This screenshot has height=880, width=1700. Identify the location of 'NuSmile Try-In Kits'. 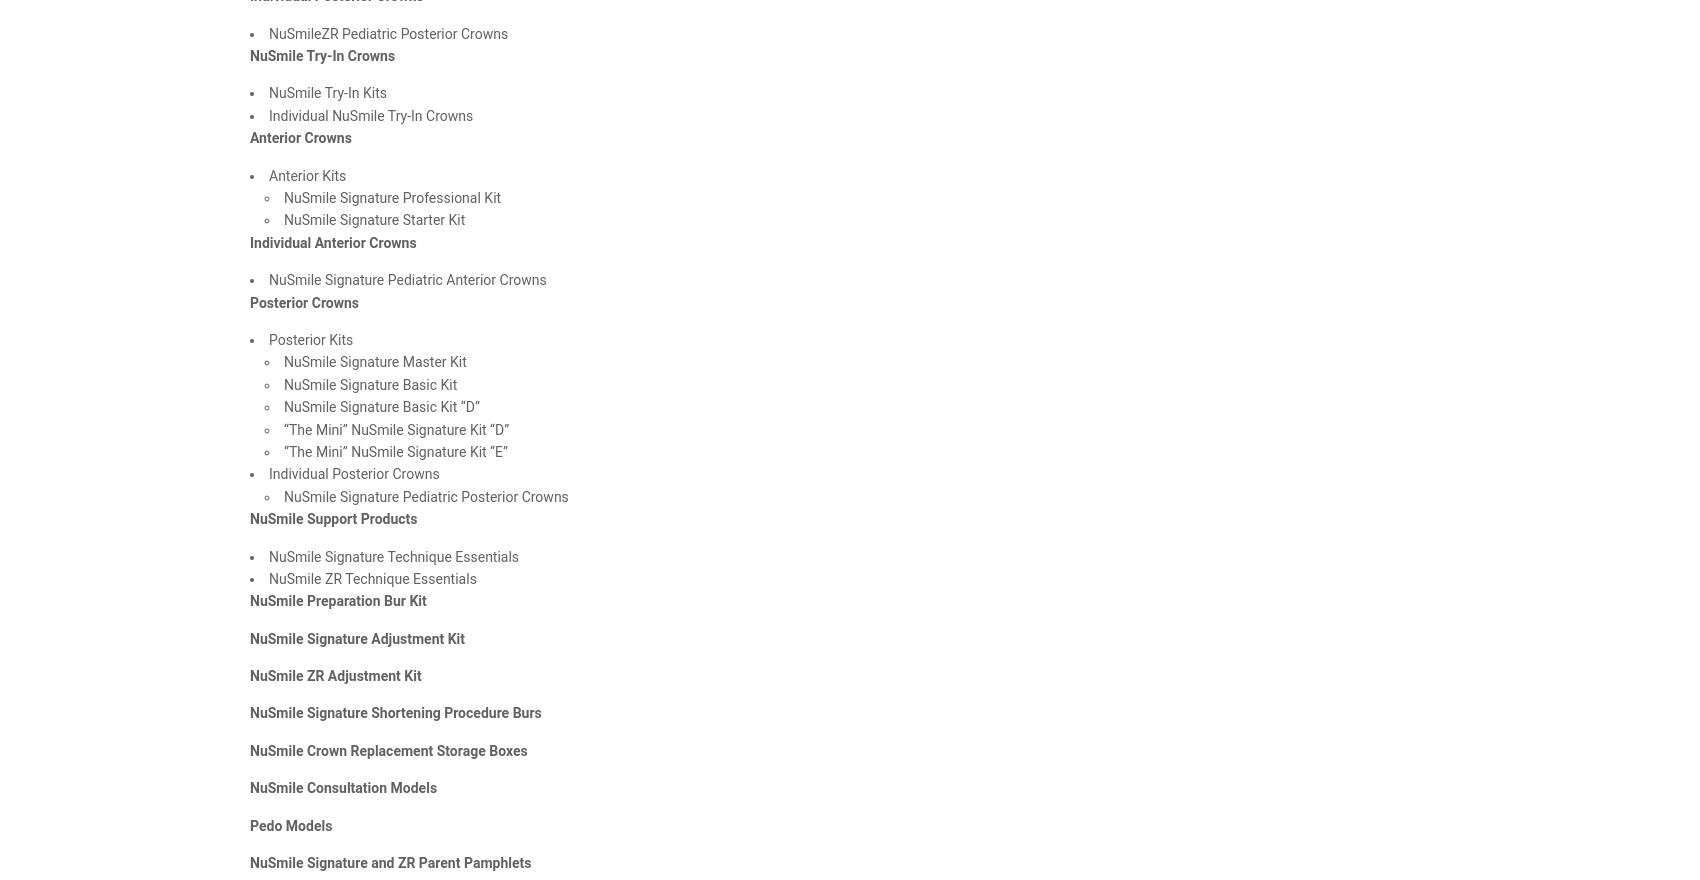
(326, 92).